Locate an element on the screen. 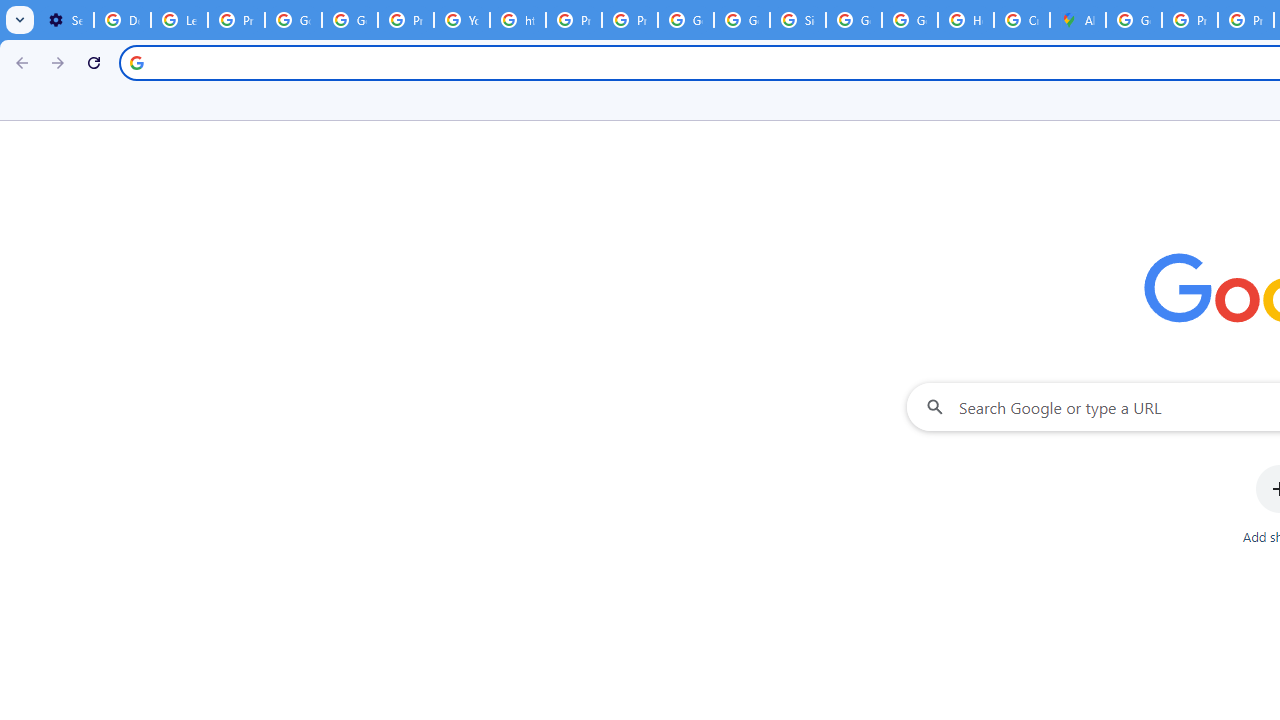 Image resolution: width=1280 pixels, height=720 pixels. 'Settings - On startup' is located at coordinates (65, 20).